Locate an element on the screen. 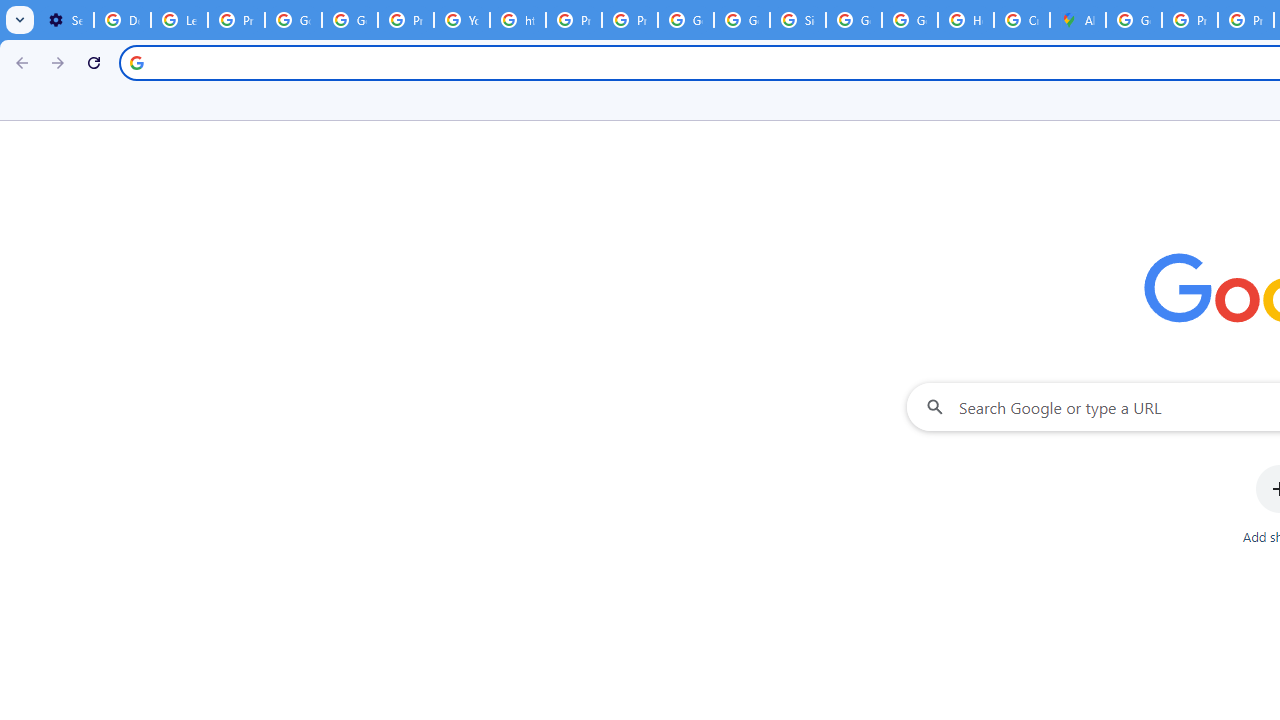 Image resolution: width=1280 pixels, height=720 pixels. 'Settings - On startup' is located at coordinates (65, 20).